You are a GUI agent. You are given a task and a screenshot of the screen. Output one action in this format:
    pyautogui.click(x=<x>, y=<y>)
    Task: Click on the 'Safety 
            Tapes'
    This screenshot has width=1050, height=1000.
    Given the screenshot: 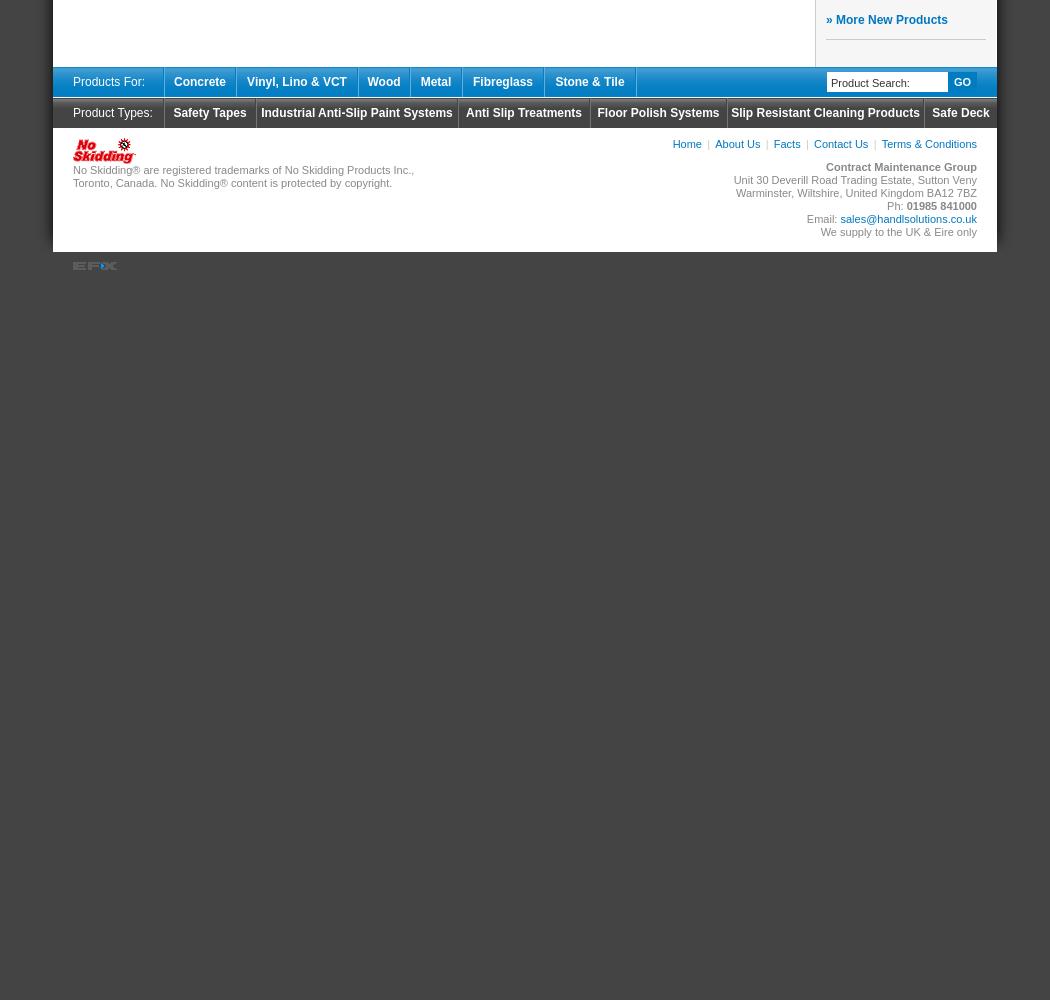 What is the action you would take?
    pyautogui.click(x=173, y=111)
    